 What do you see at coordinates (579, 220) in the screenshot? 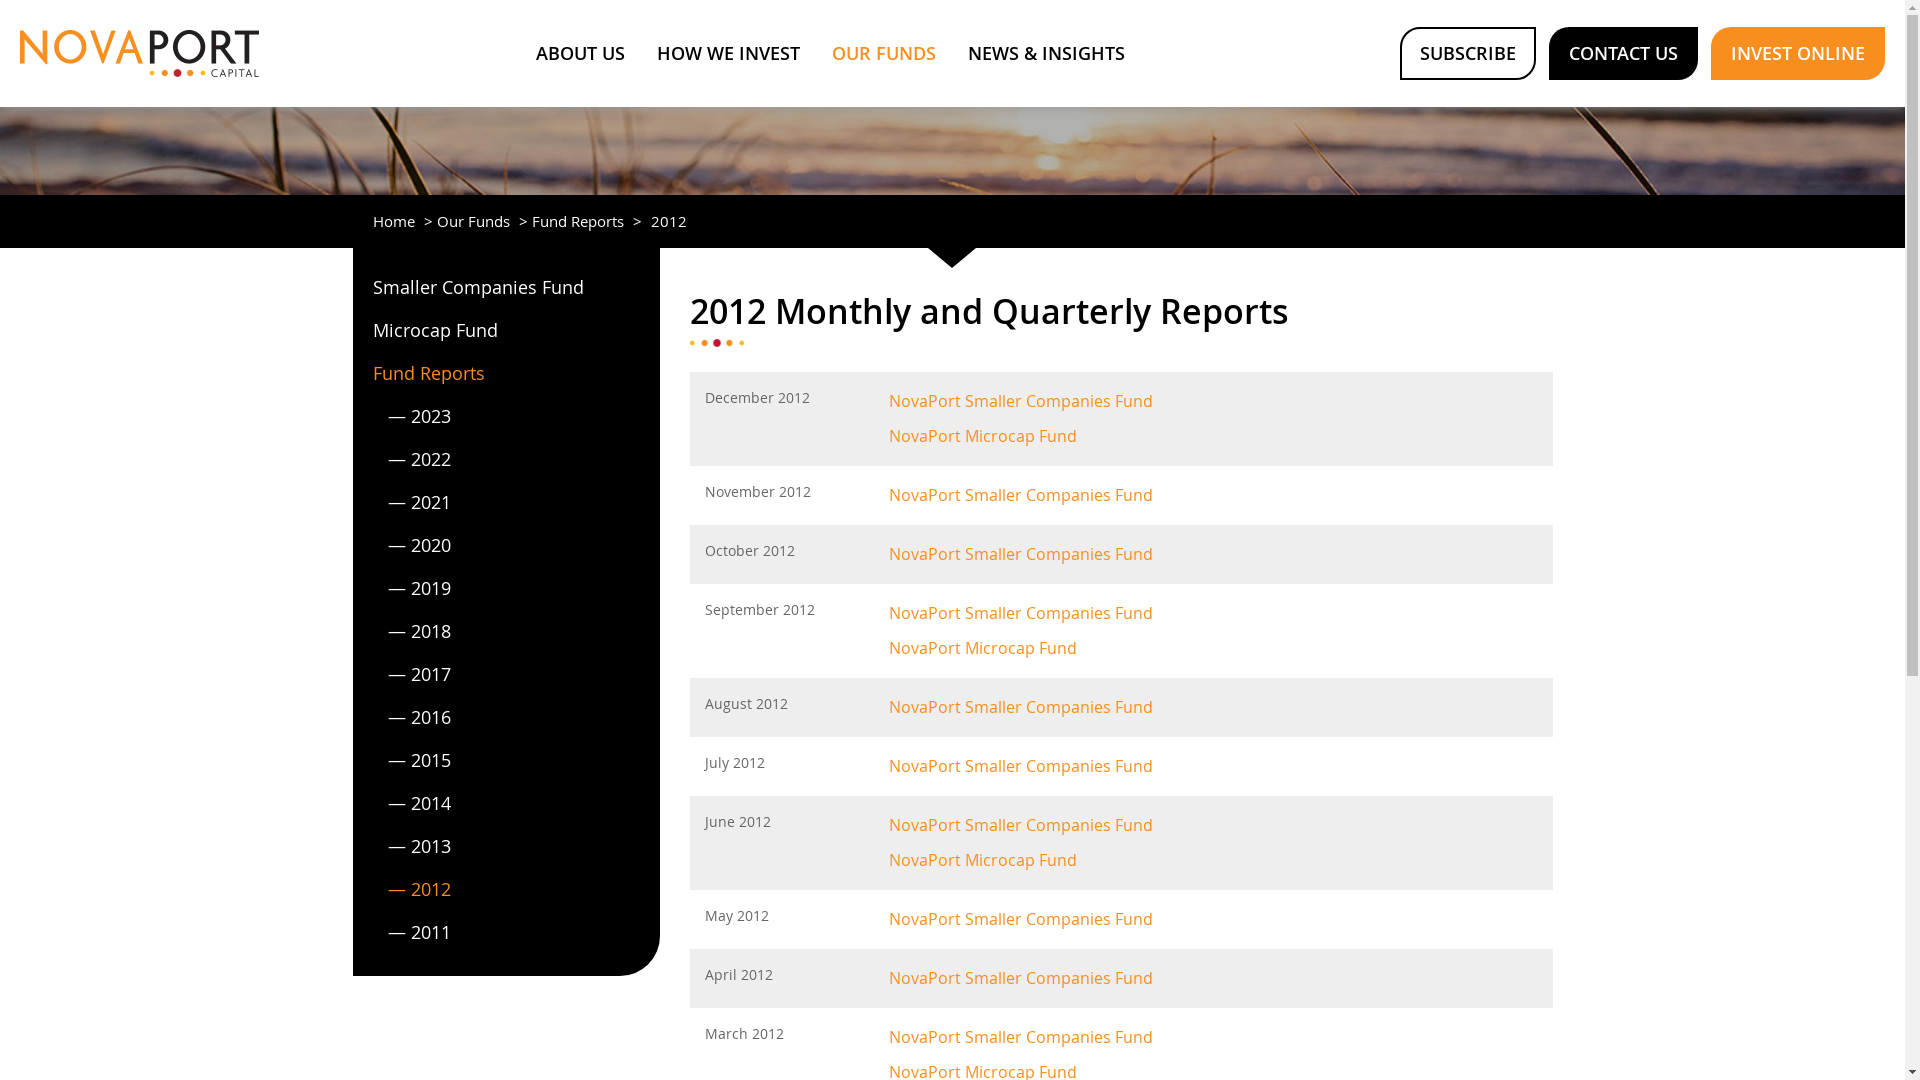
I see `'Fund Reports'` at bounding box center [579, 220].